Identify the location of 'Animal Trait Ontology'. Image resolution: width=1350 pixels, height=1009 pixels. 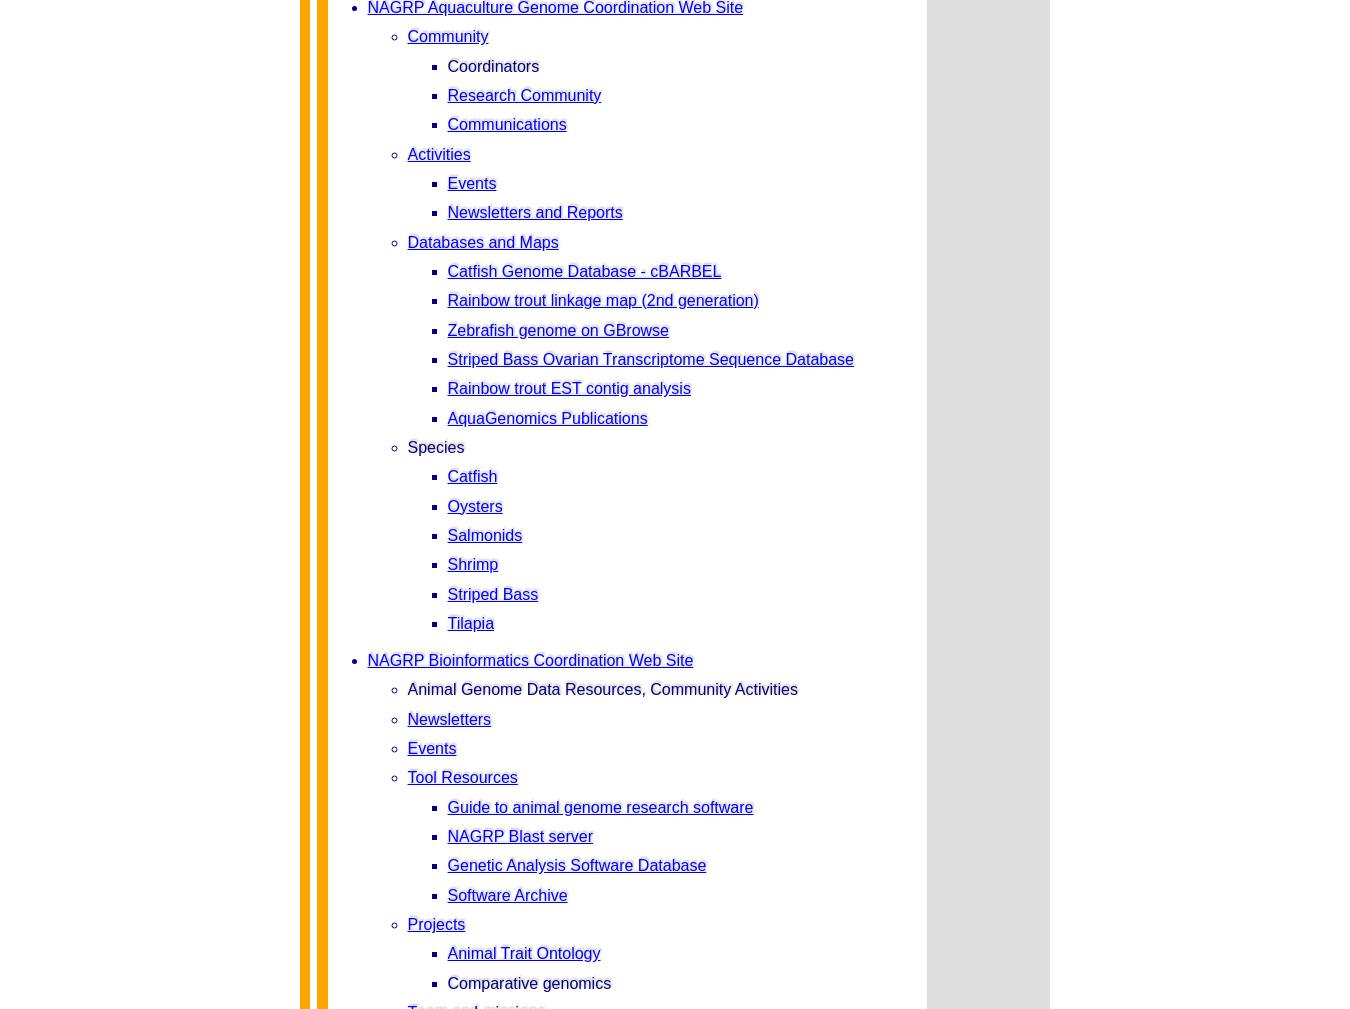
(522, 953).